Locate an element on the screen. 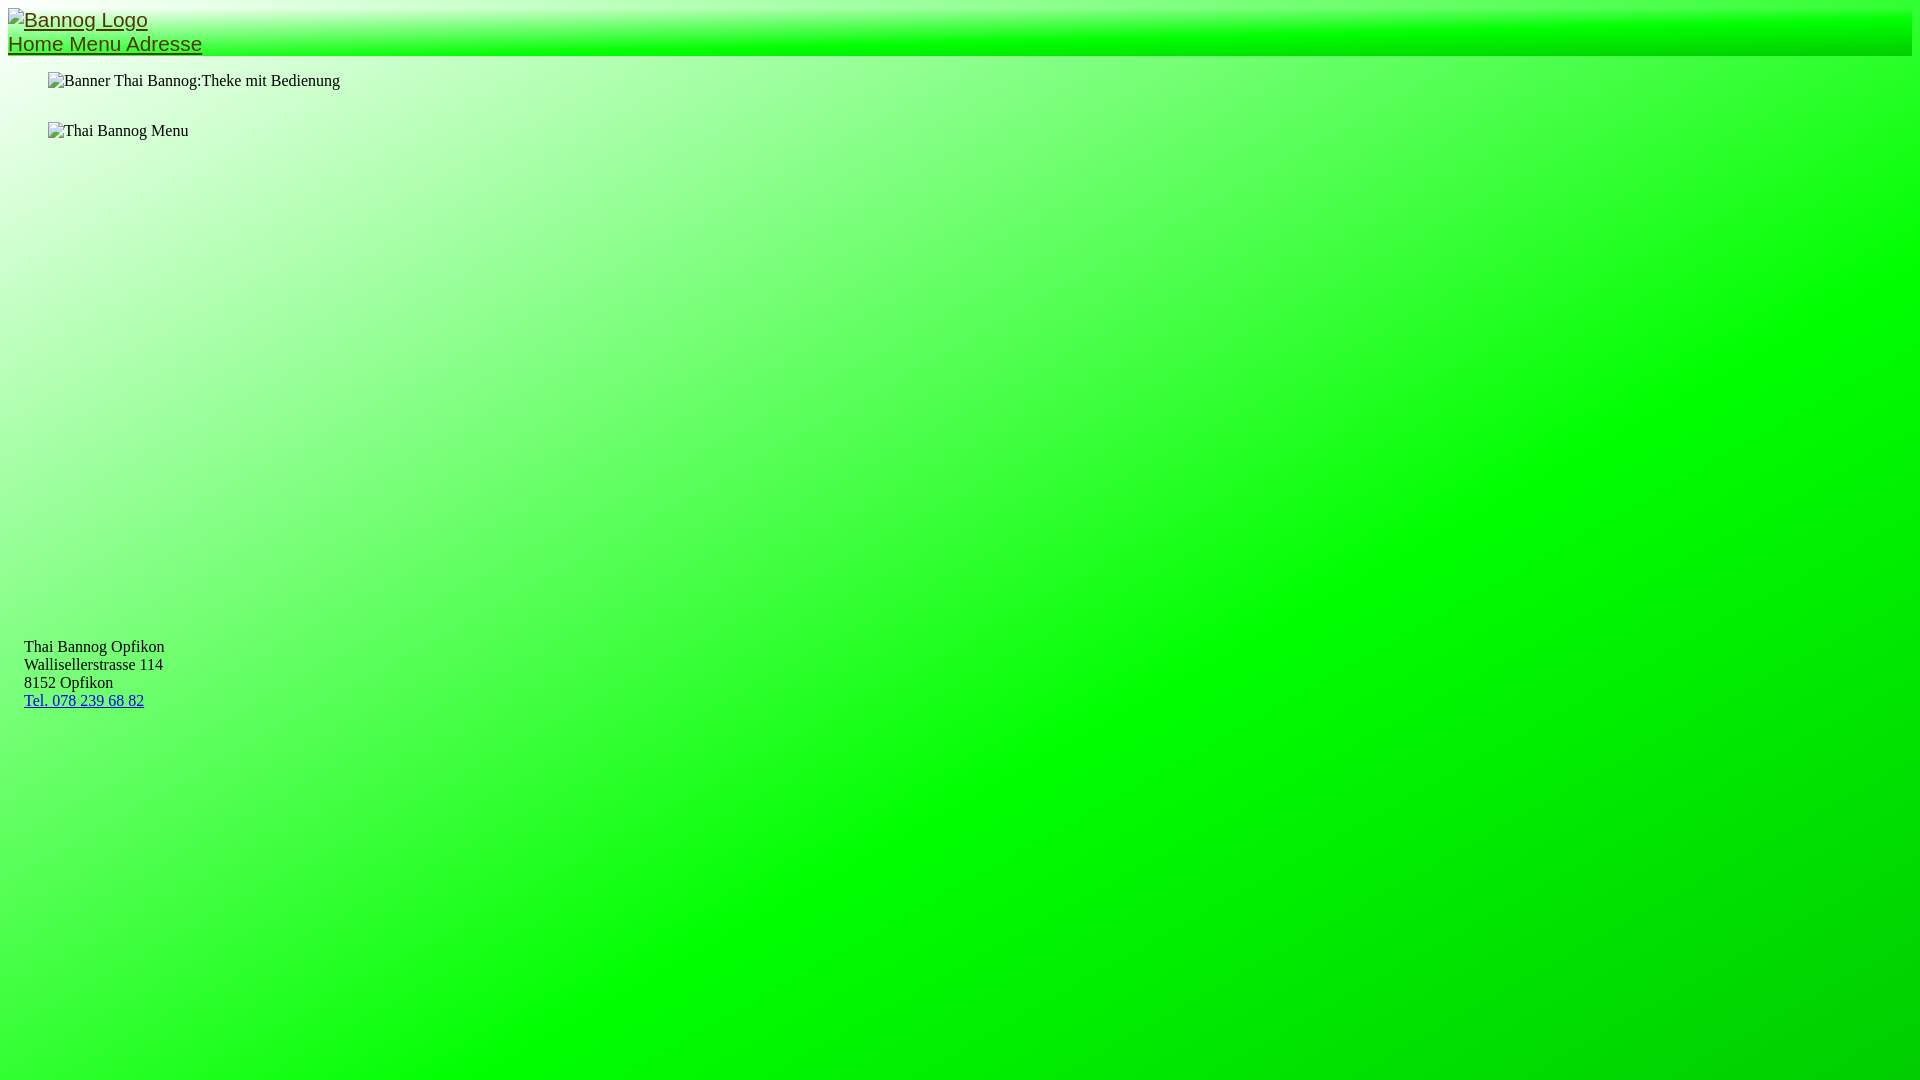 The width and height of the screenshot is (1920, 1080). 'Tel. 078 239 68 82' is located at coordinates (82, 699).